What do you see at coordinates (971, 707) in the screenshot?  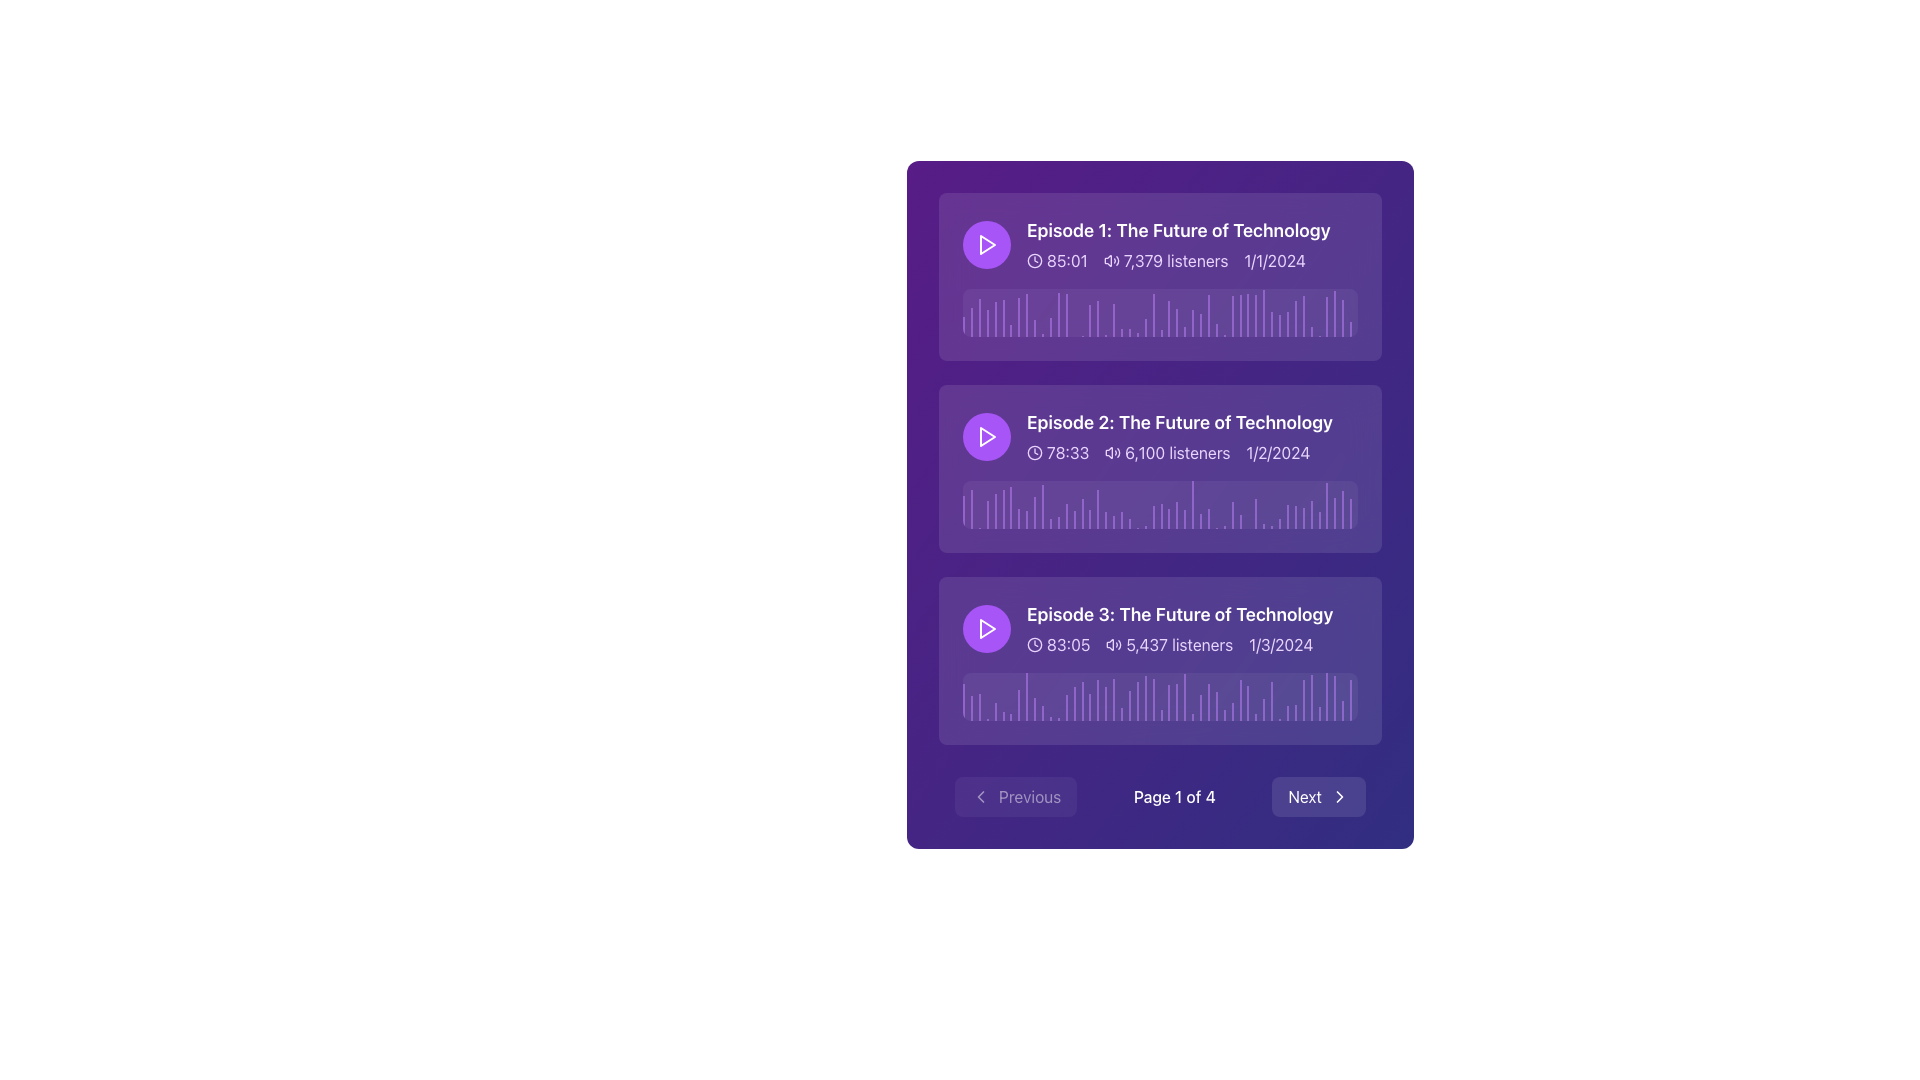 I see `the second vertical graphical bar in the bottom section related to 'Episode 3: The Future of Technology'` at bounding box center [971, 707].